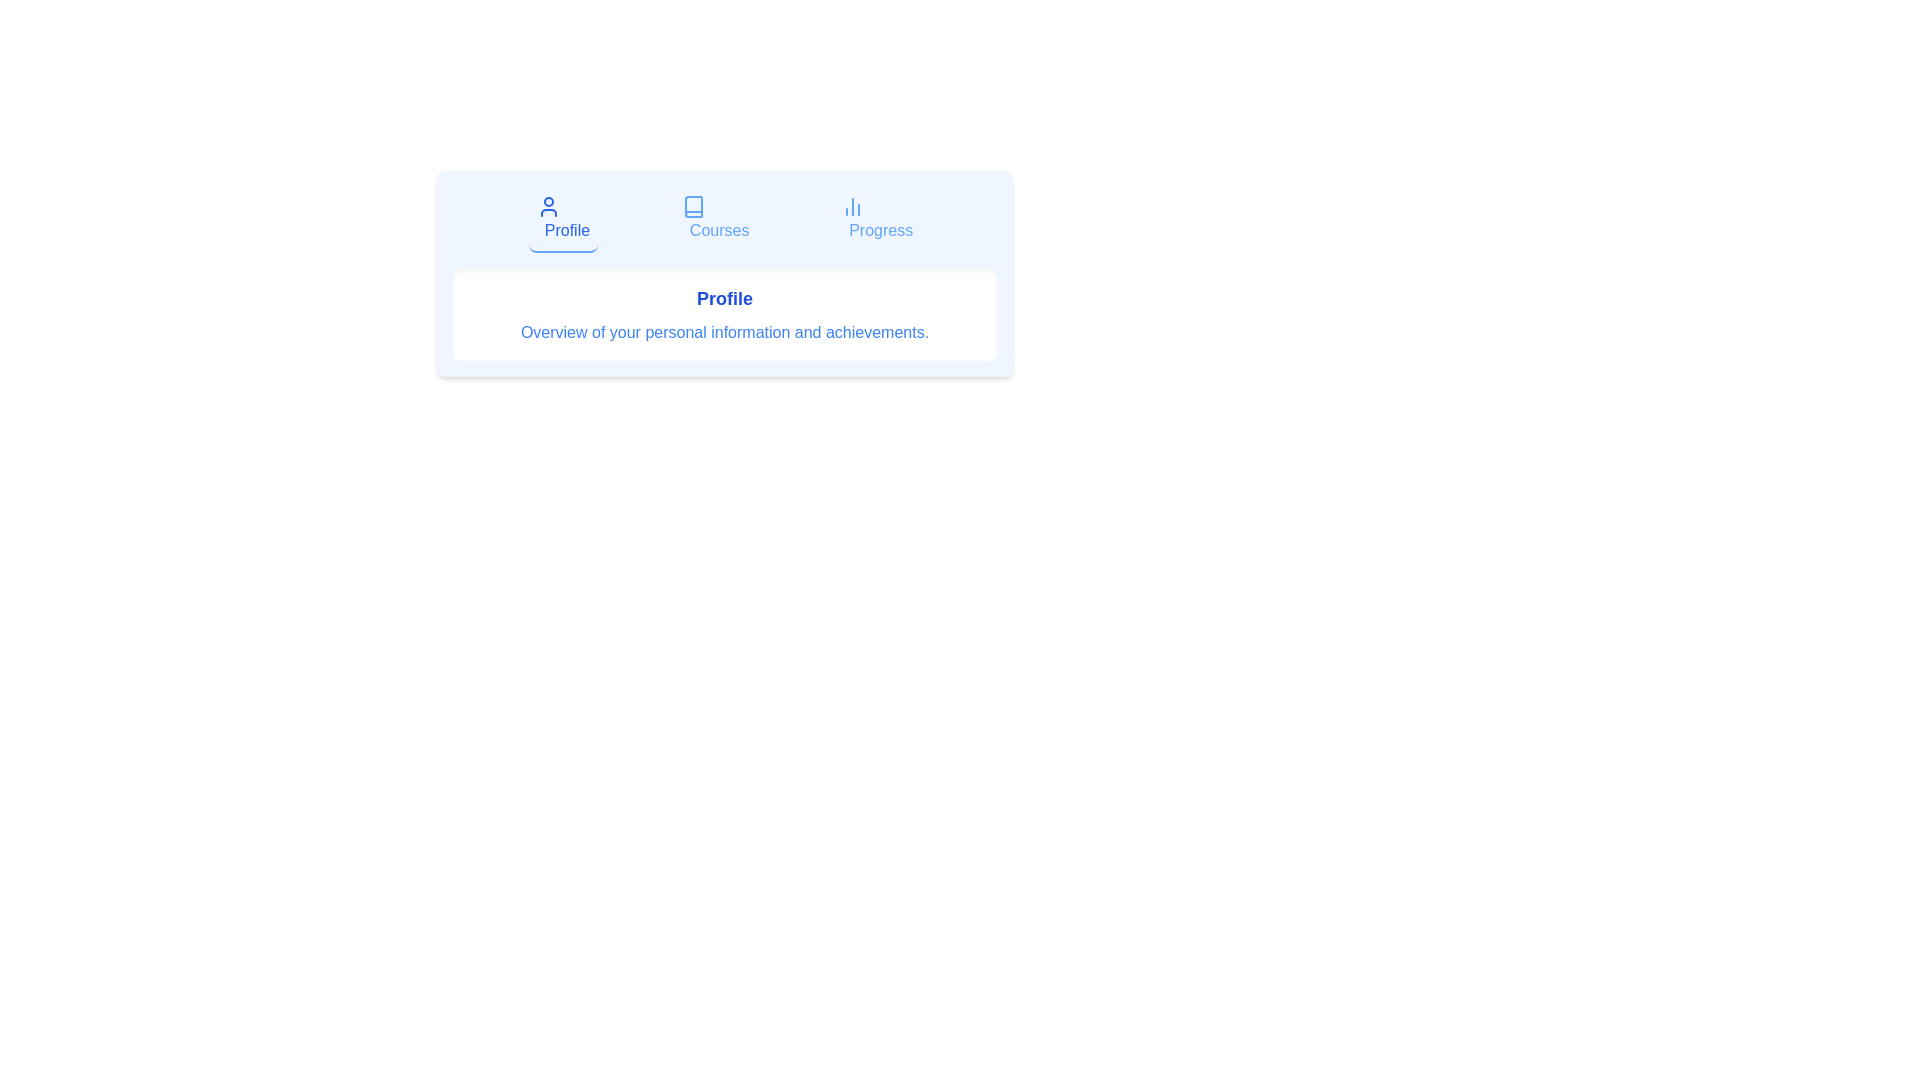 Image resolution: width=1920 pixels, height=1080 pixels. What do you see at coordinates (877, 219) in the screenshot?
I see `the Progress tab to preview its visual feedback` at bounding box center [877, 219].